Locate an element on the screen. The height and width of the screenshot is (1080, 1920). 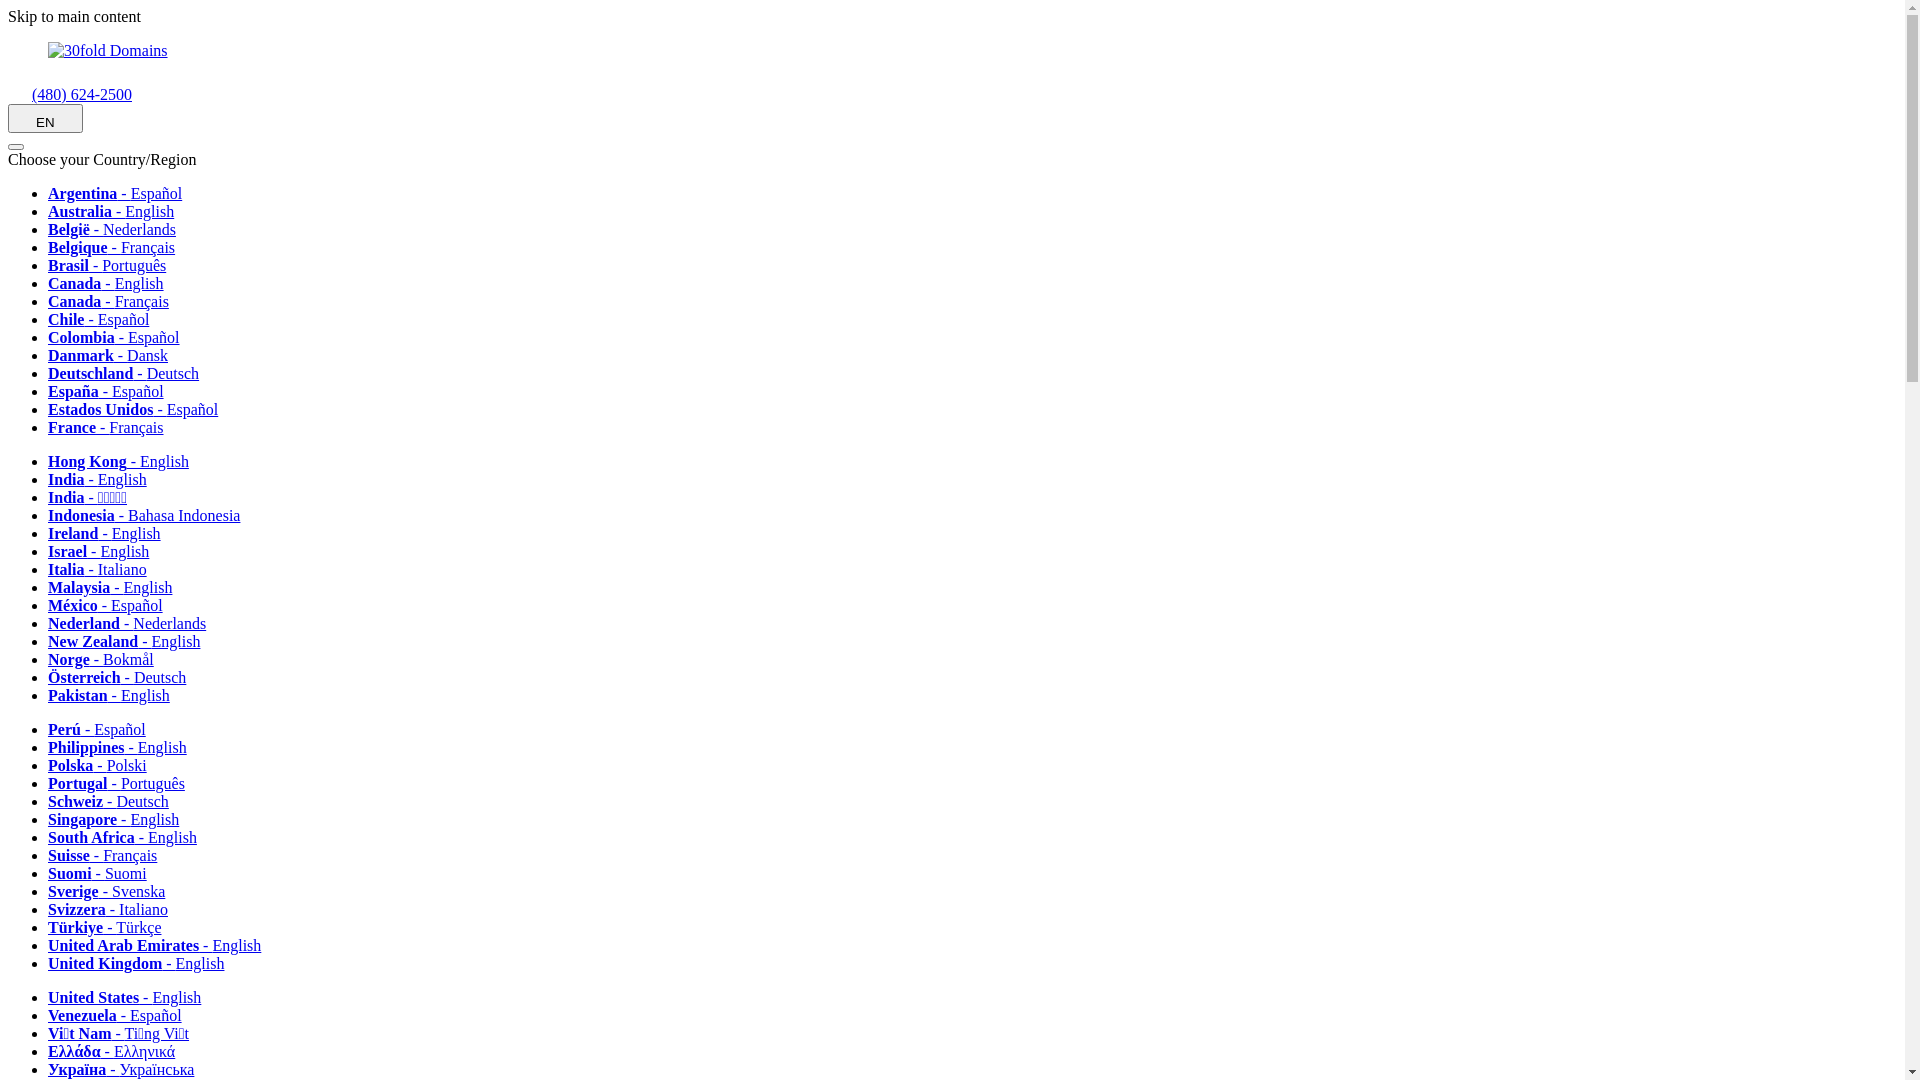
'Suomi - Suomi' is located at coordinates (103, 872).